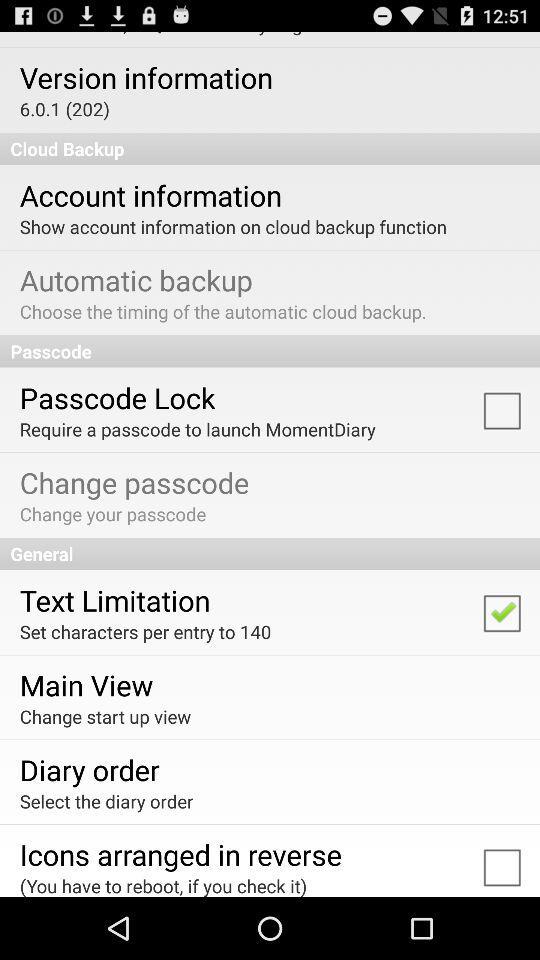 This screenshot has width=540, height=960. Describe the element at coordinates (117, 396) in the screenshot. I see `the app below passcode` at that location.